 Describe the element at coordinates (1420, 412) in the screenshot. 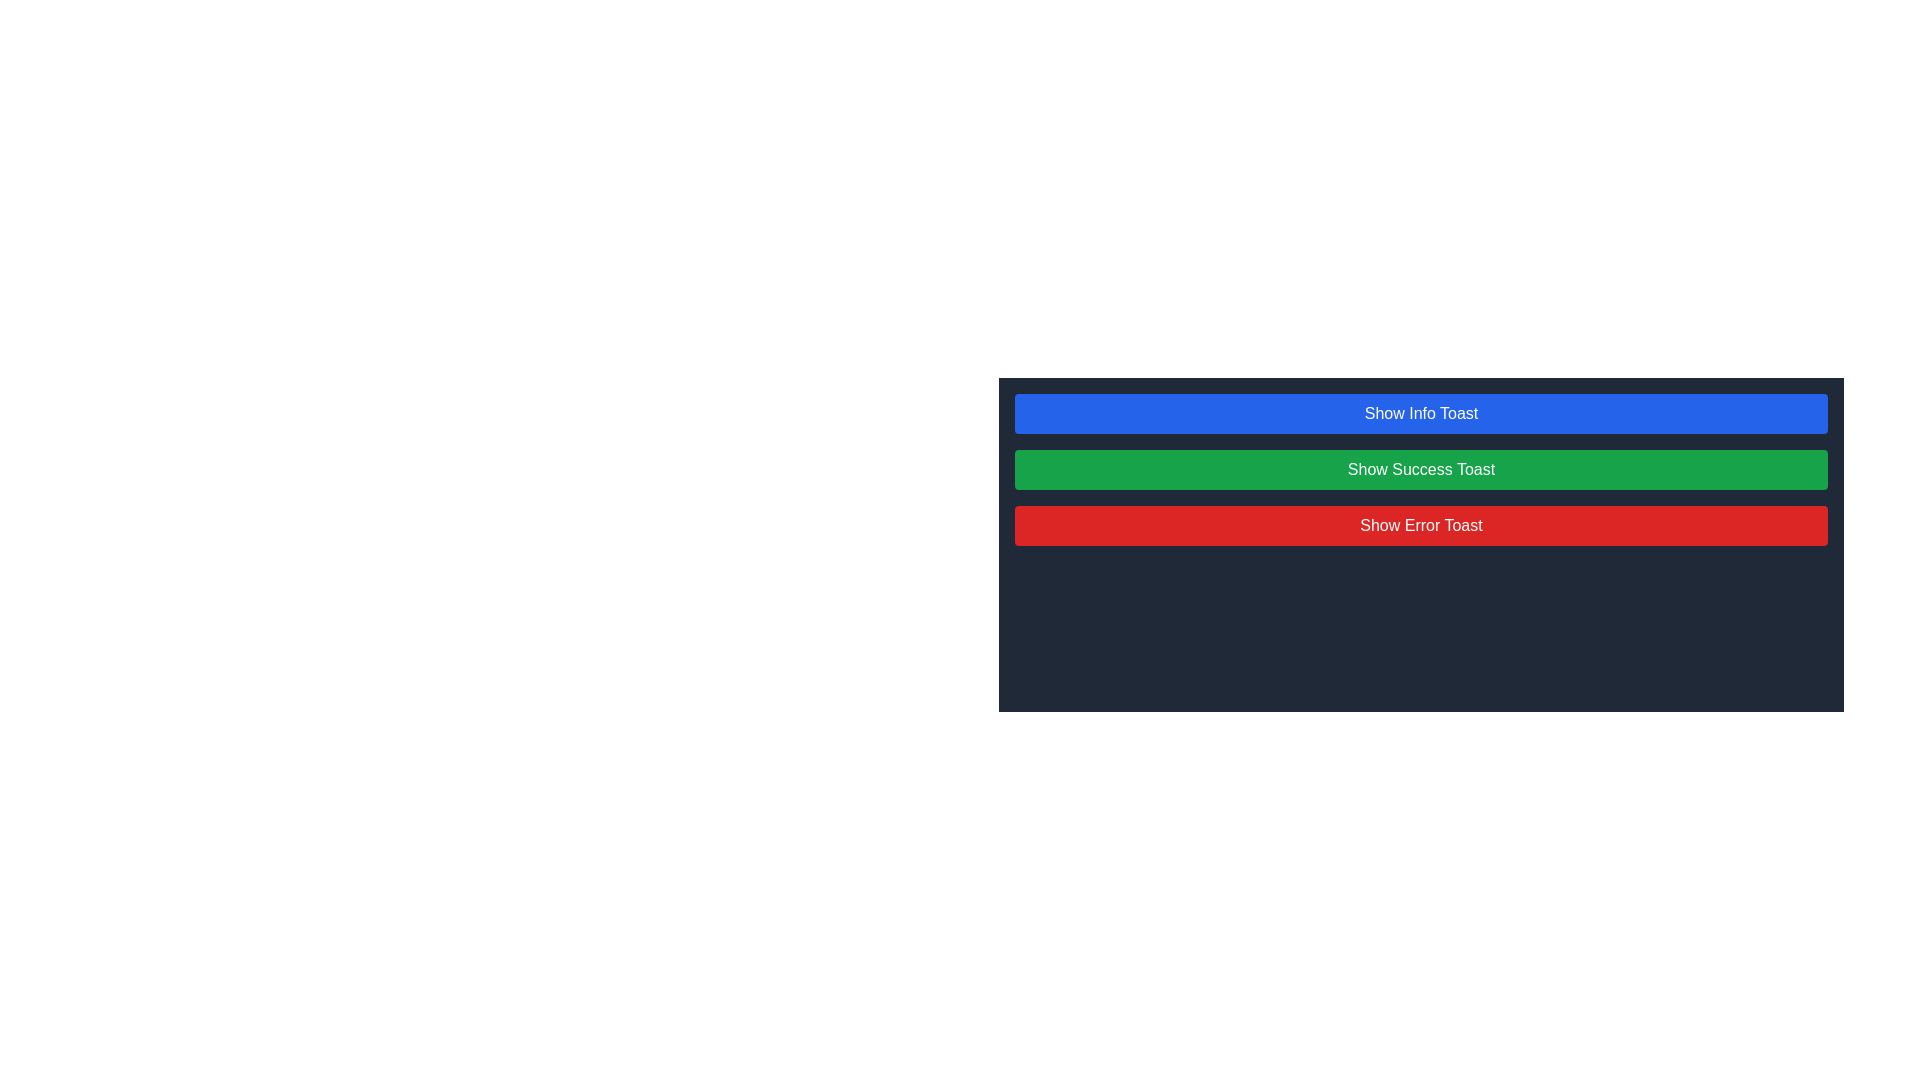

I see `the 'Show Info Toast' button, which is a blue rectangular button with rounded corners located at the top of the vertical stack of buttons` at that location.